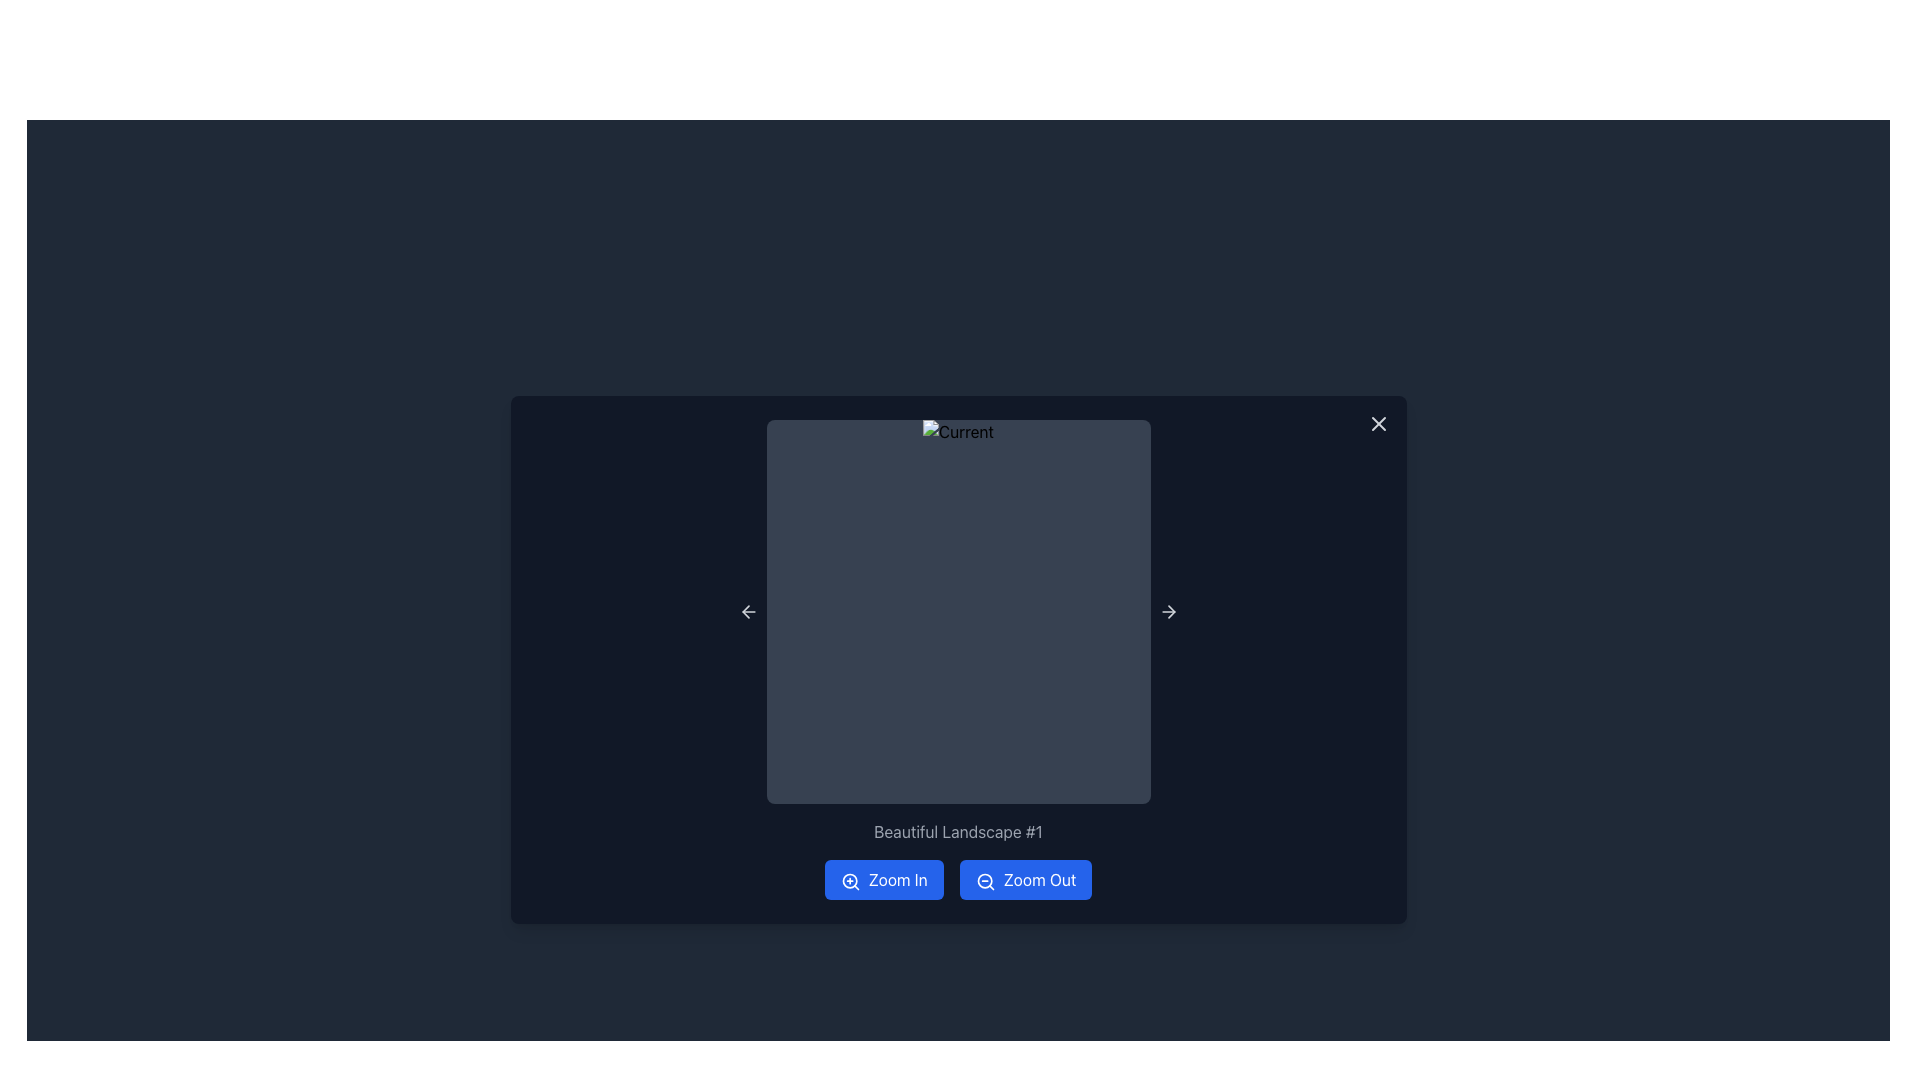  What do you see at coordinates (1377, 423) in the screenshot?
I see `the graphical icon segment representing the close or cancel icon located` at bounding box center [1377, 423].